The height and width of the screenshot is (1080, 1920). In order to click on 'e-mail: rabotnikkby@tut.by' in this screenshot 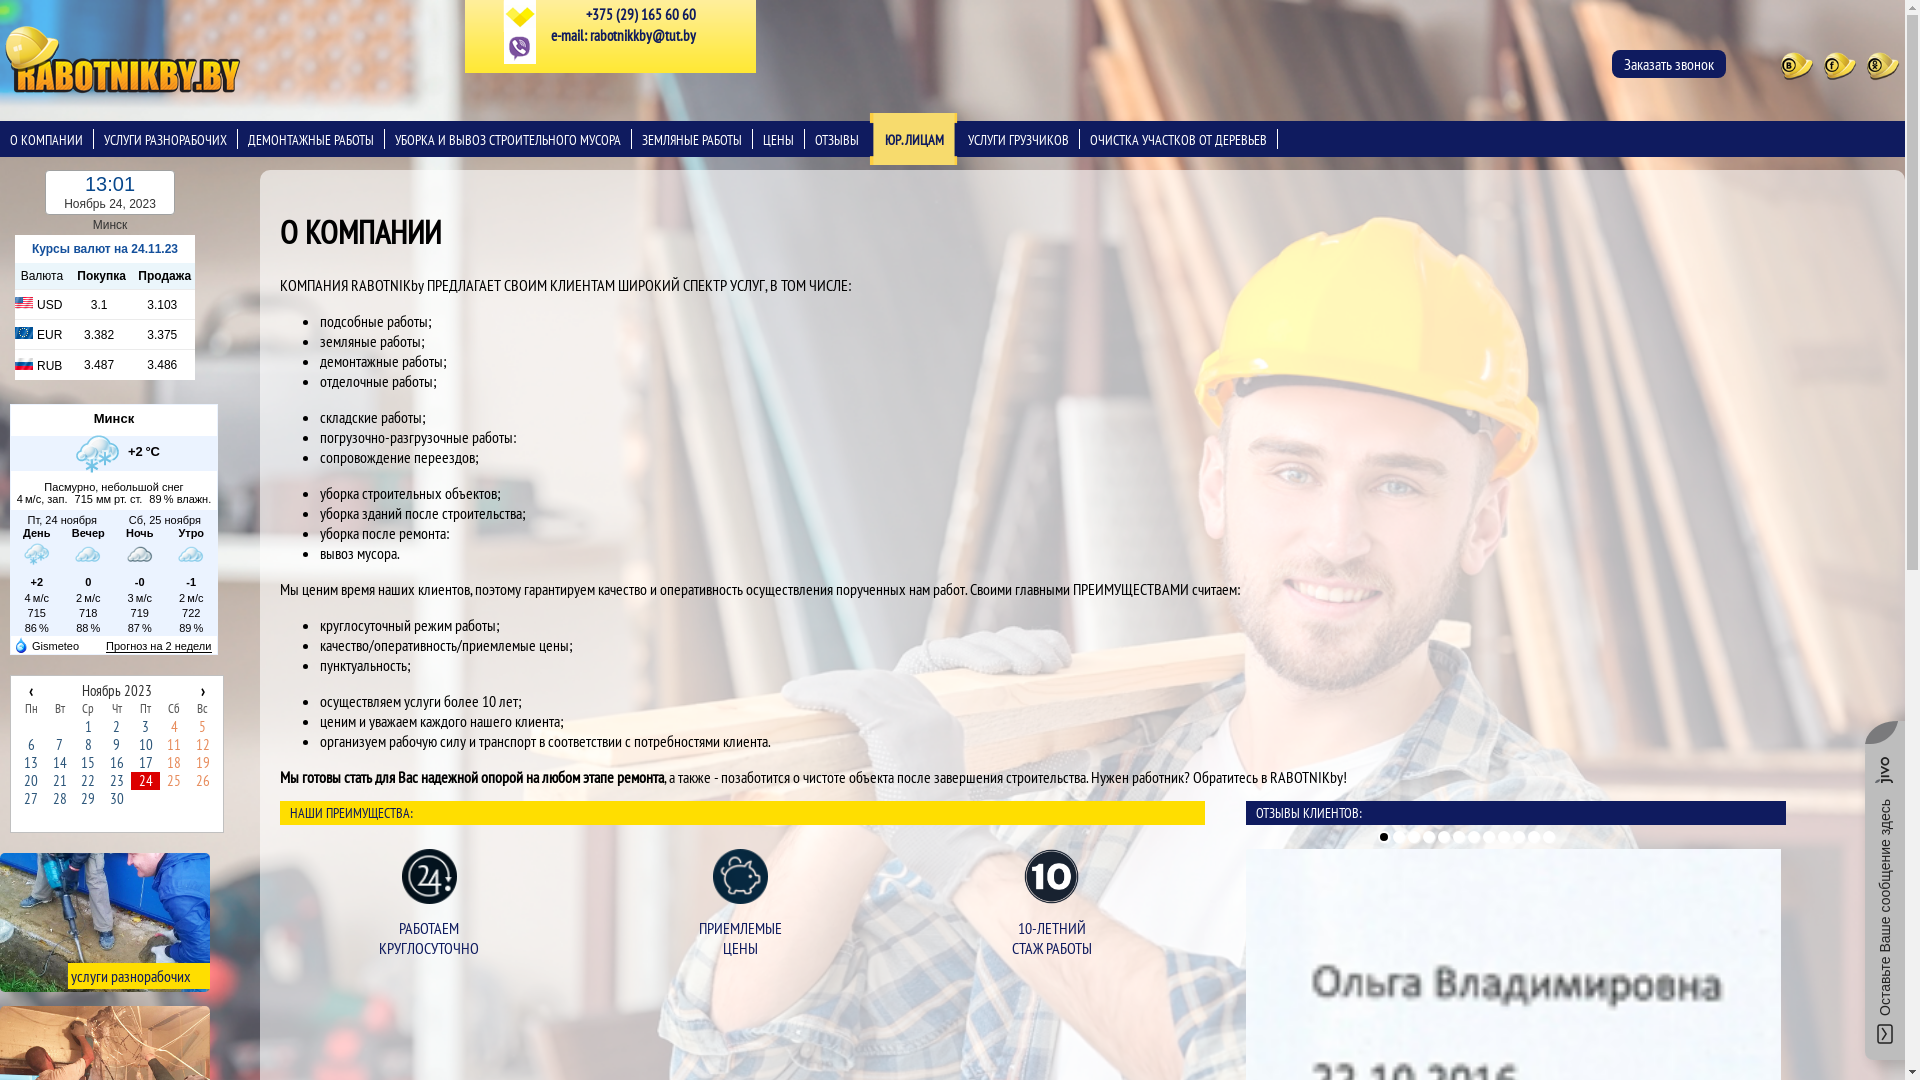, I will do `click(622, 35)`.